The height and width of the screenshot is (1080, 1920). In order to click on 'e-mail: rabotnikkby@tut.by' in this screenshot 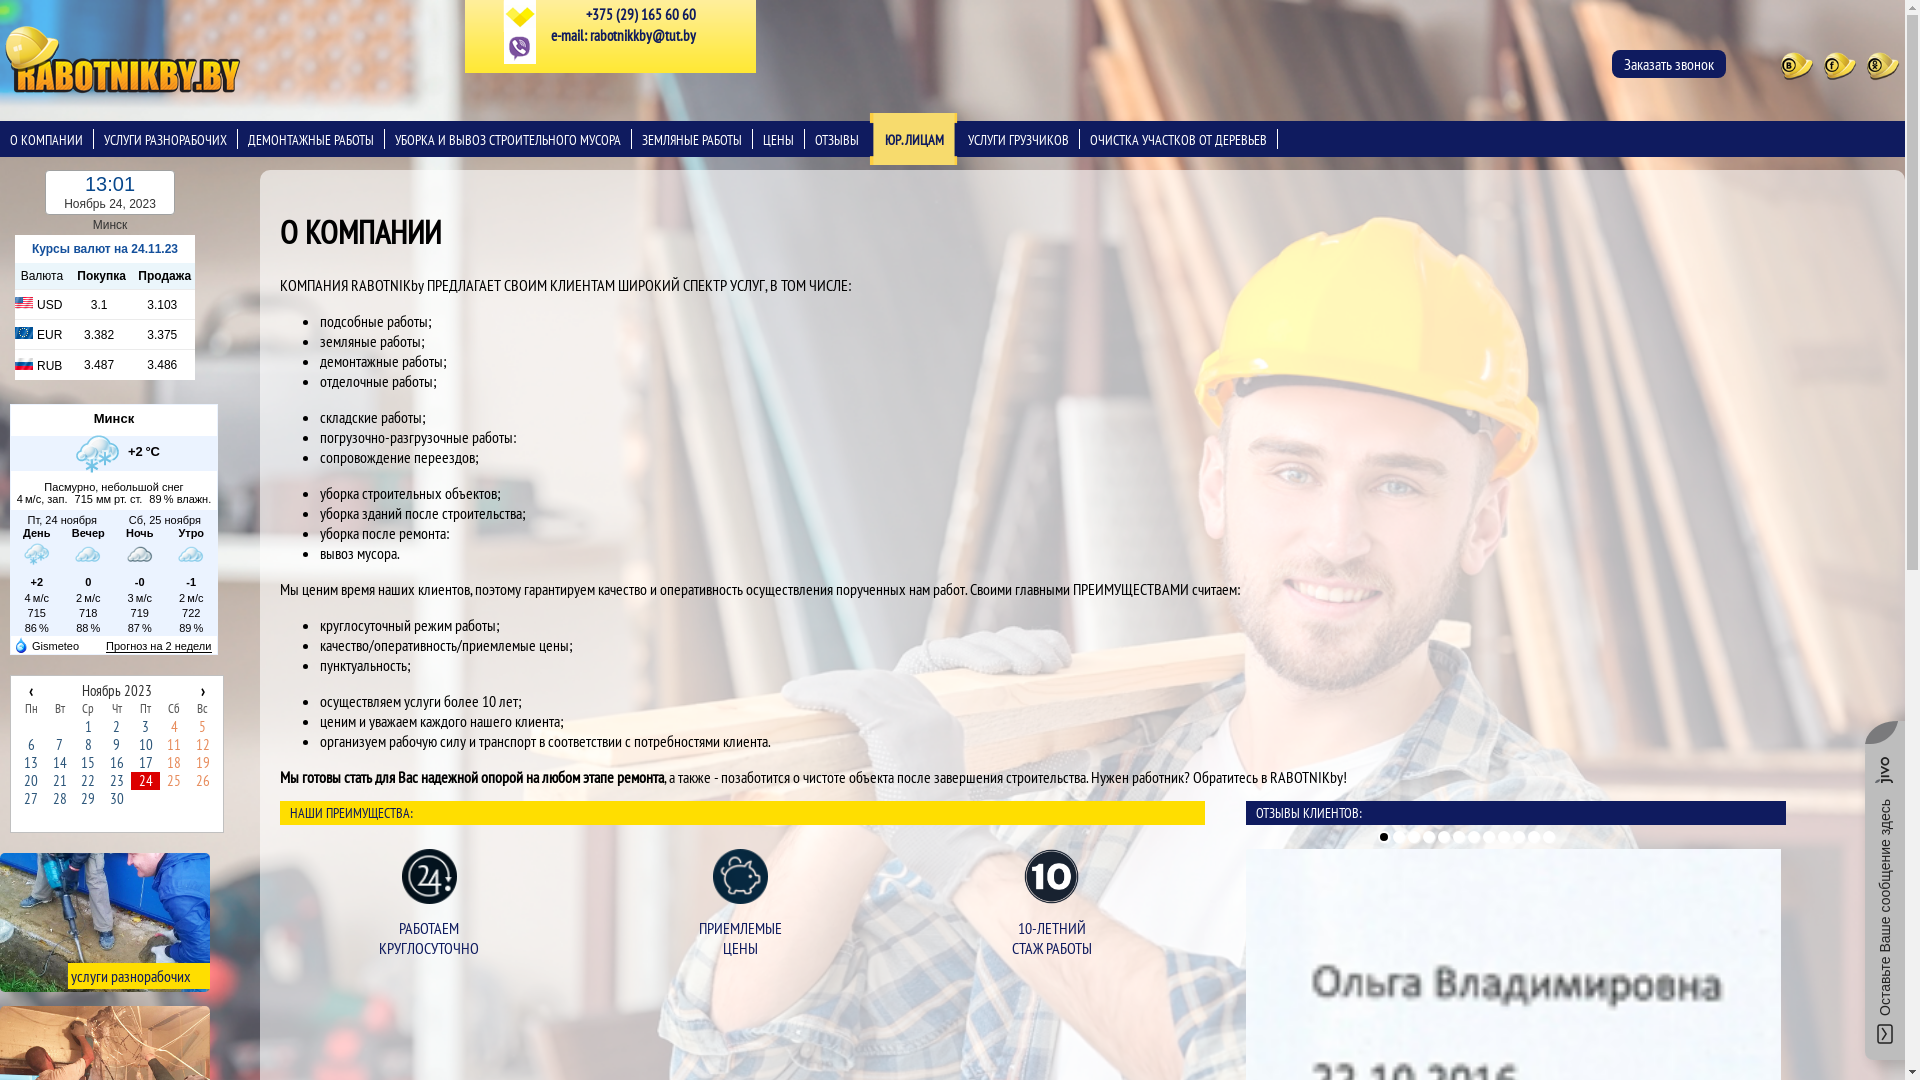, I will do `click(622, 35)`.